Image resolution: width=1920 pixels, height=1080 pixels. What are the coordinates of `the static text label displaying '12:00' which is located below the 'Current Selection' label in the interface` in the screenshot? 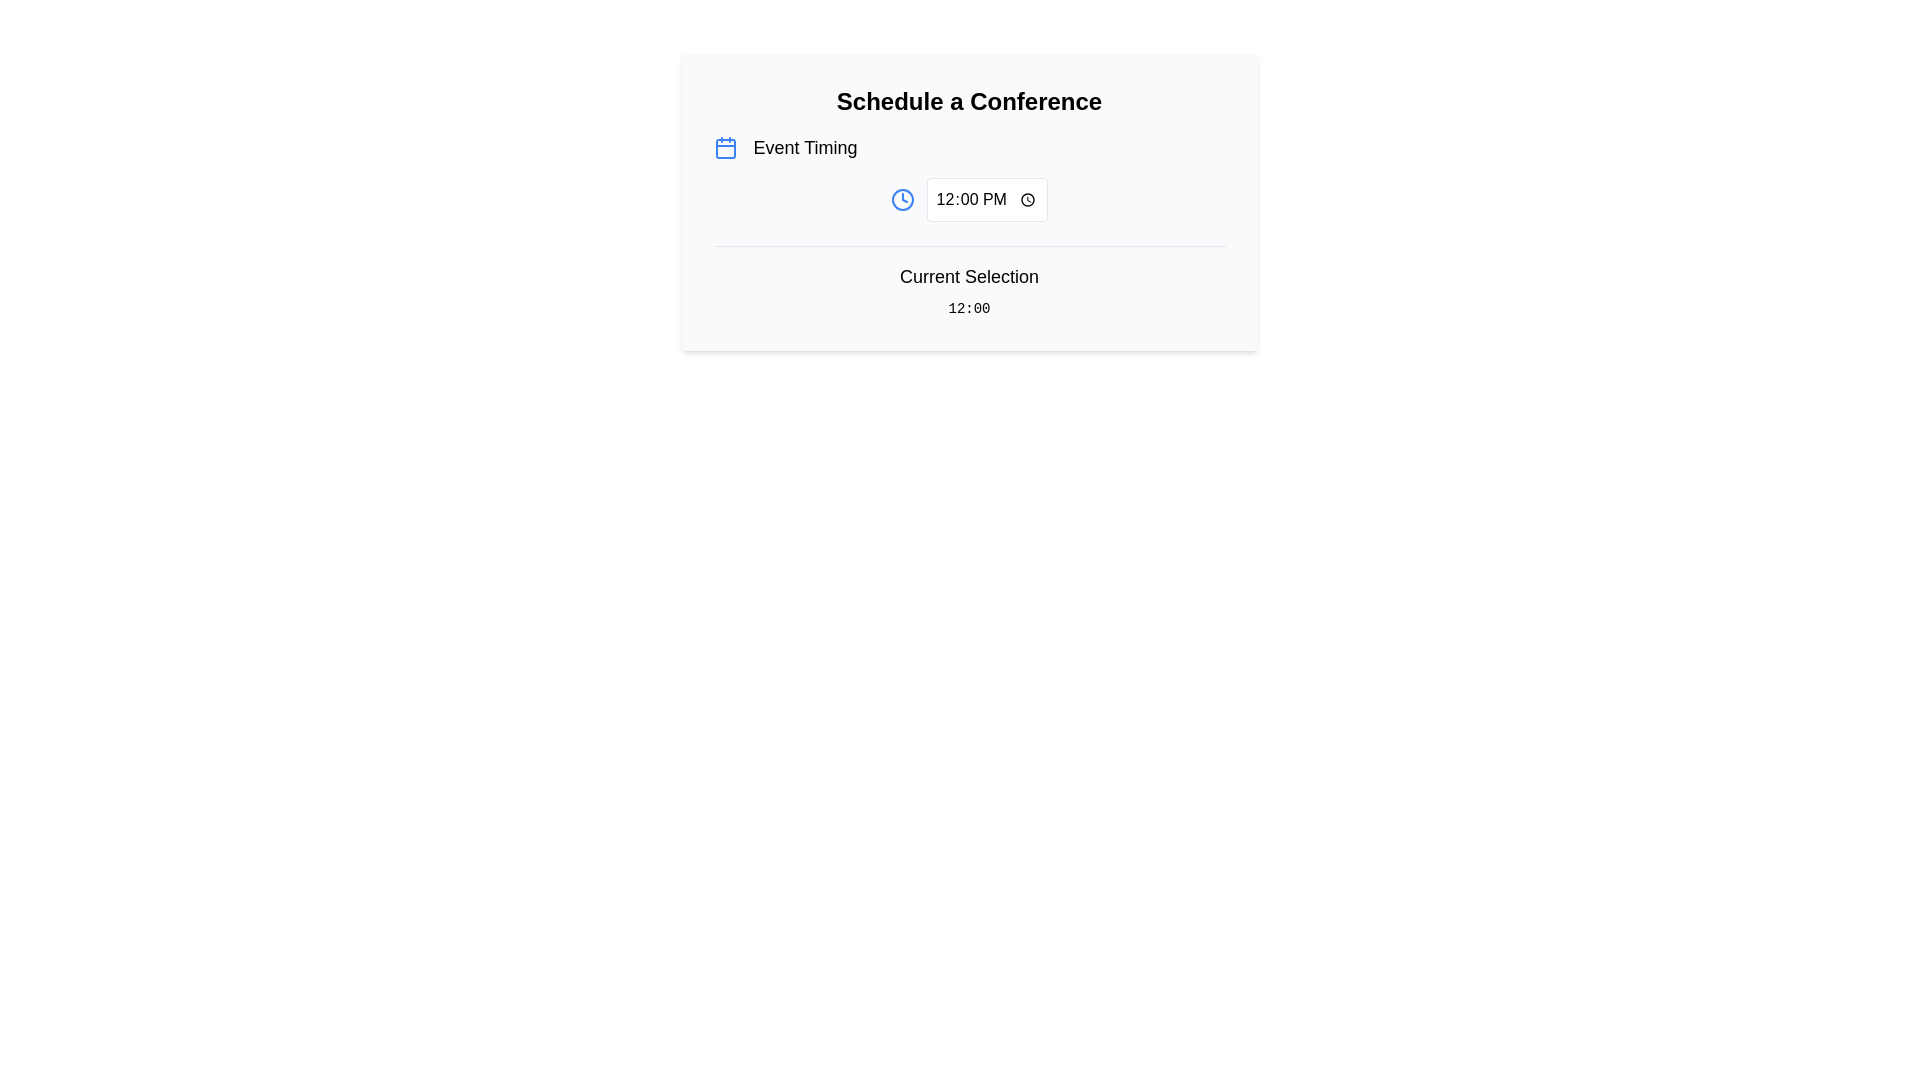 It's located at (969, 308).